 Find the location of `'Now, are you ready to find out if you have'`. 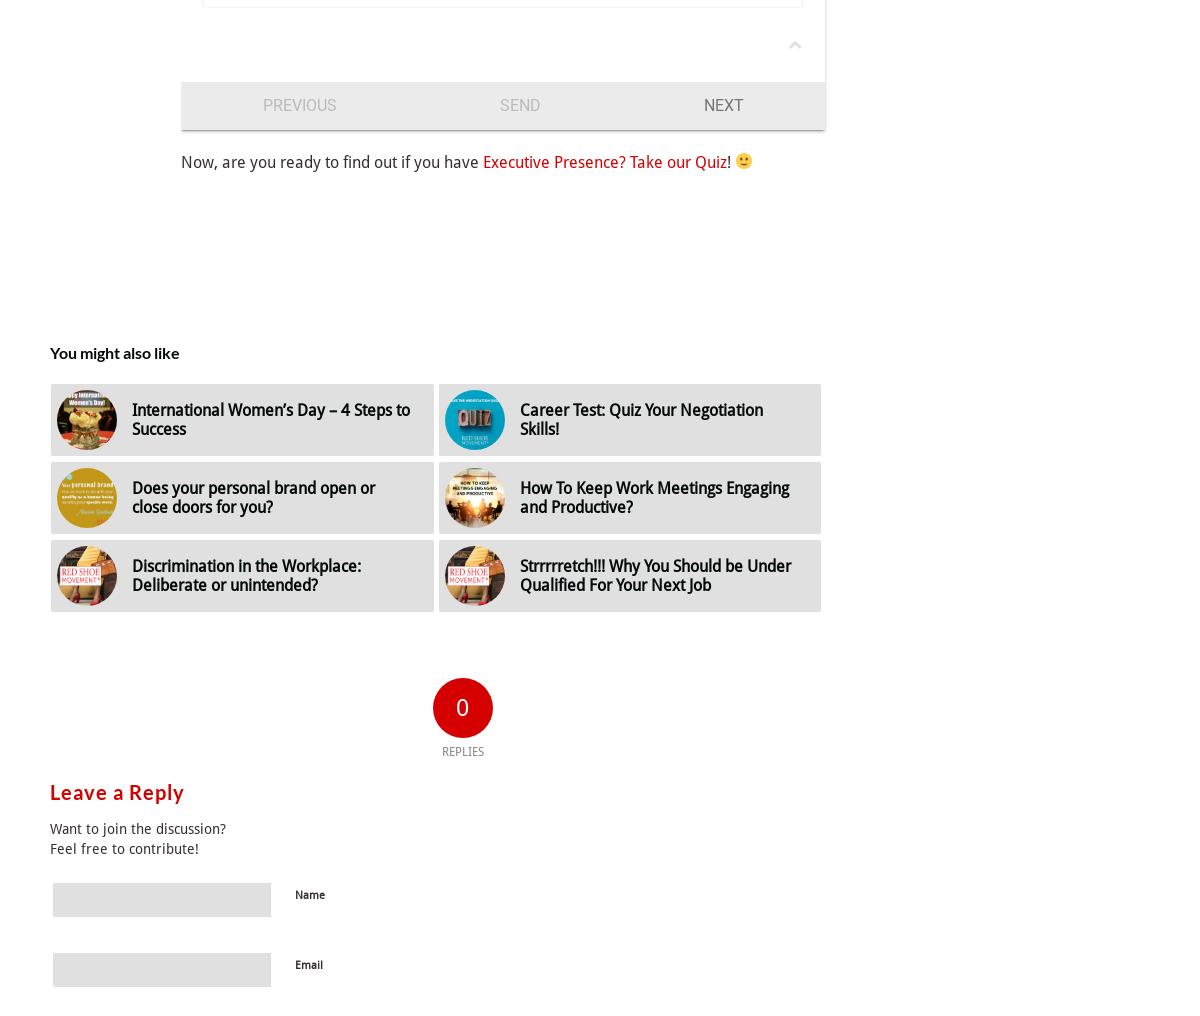

'Now, are you ready to find out if you have' is located at coordinates (332, 160).